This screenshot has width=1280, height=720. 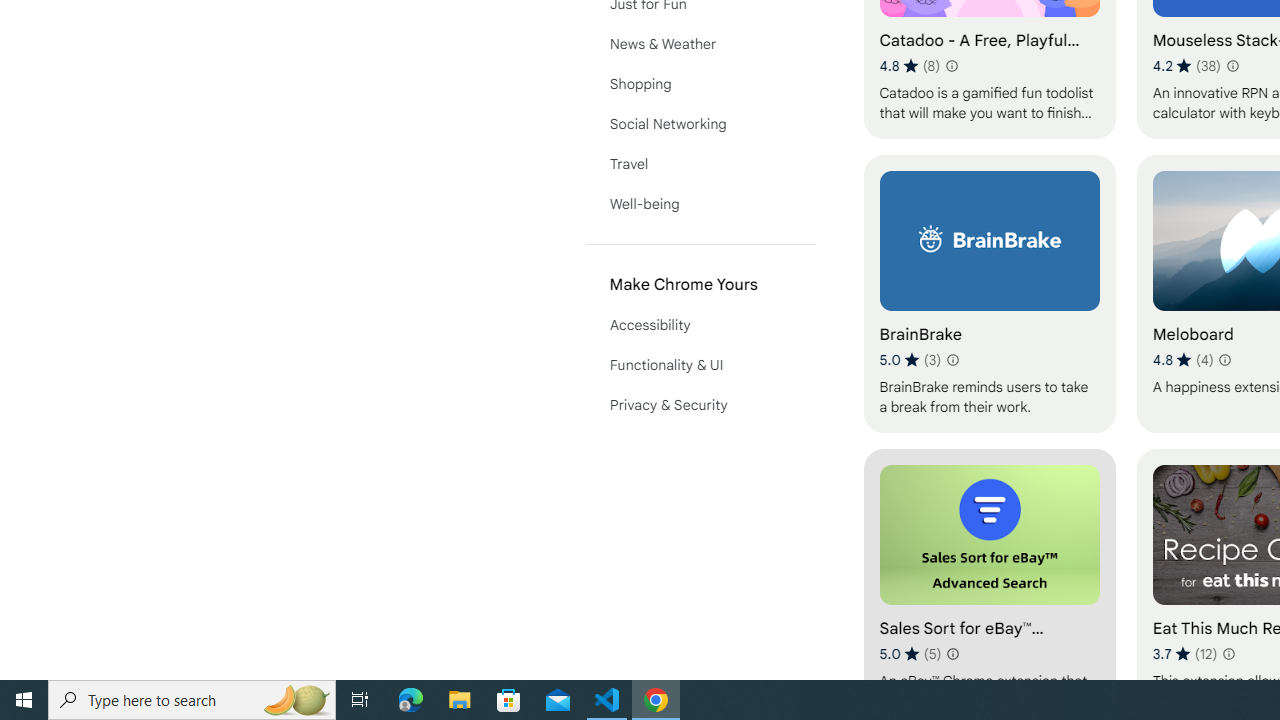 What do you see at coordinates (700, 405) in the screenshot?
I see `'Privacy & Security'` at bounding box center [700, 405].